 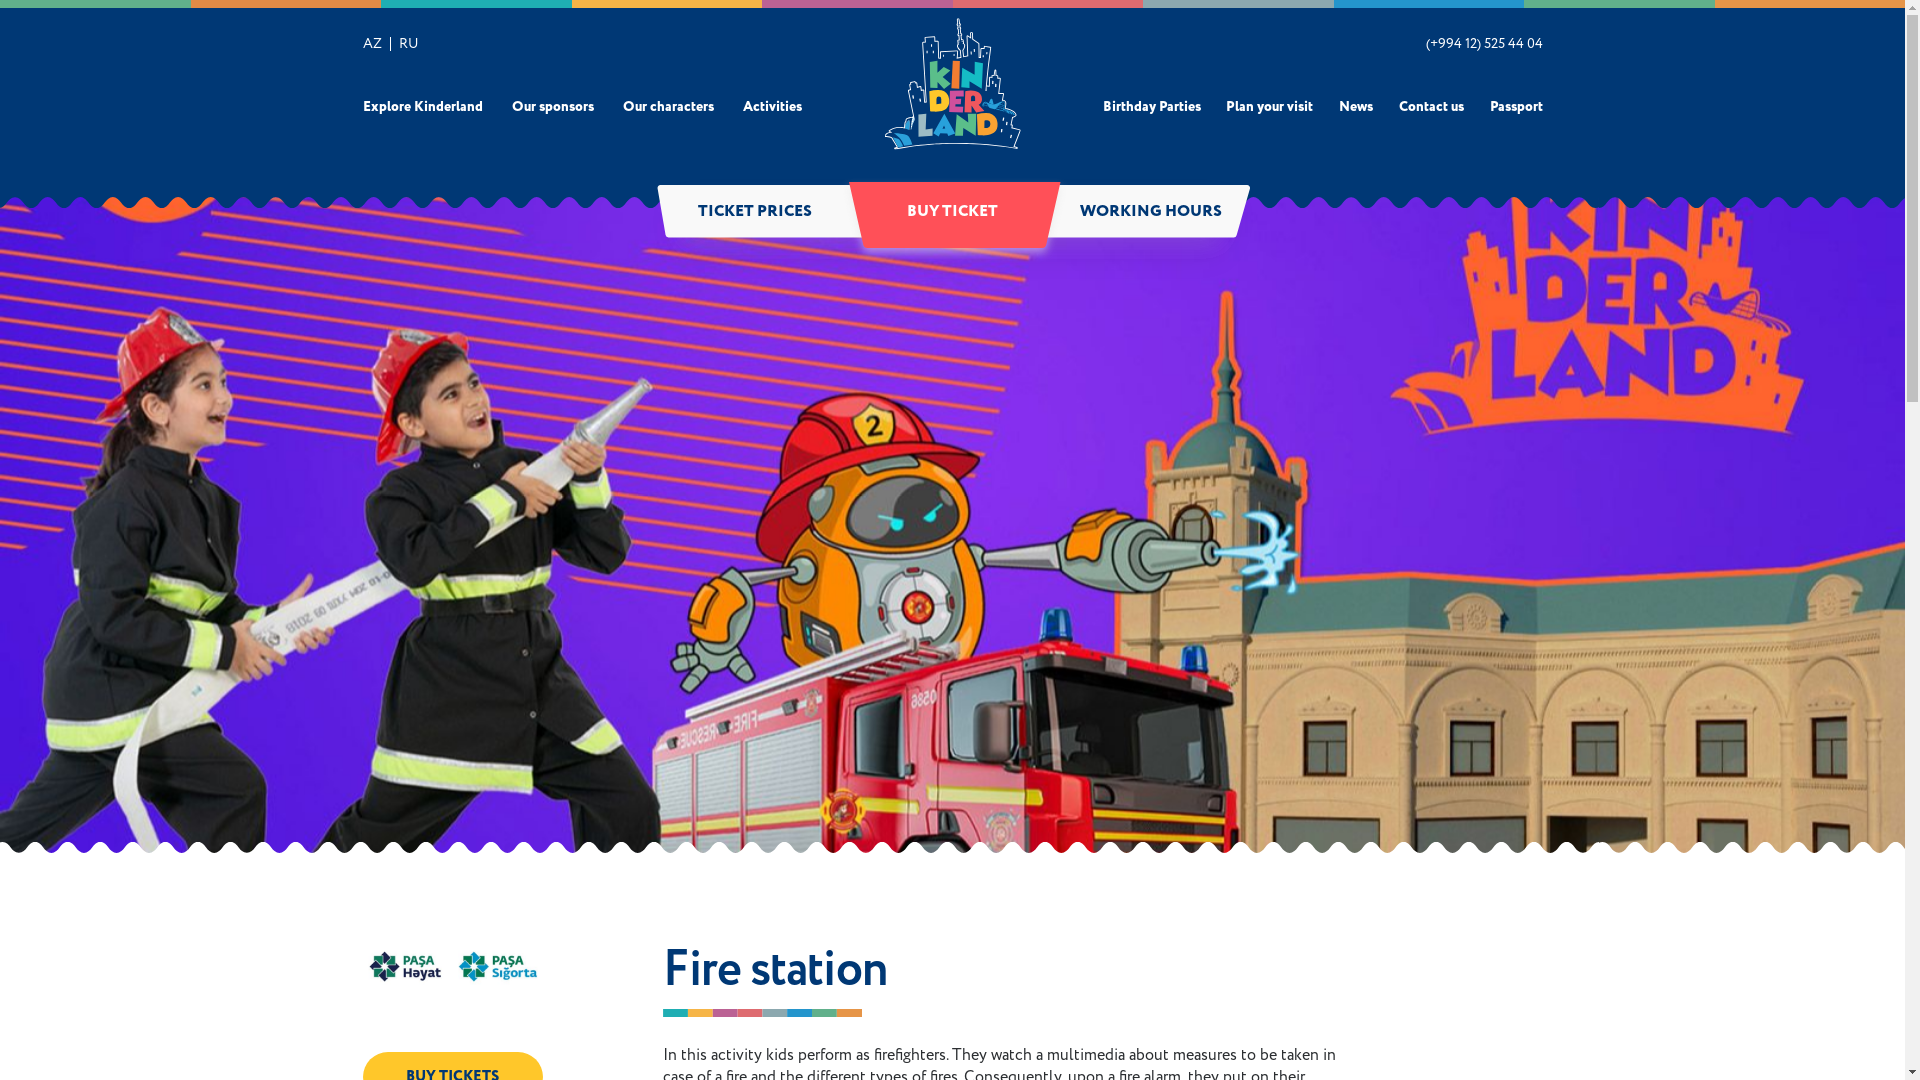 I want to click on 'Plan your visit', so click(x=1268, y=107).